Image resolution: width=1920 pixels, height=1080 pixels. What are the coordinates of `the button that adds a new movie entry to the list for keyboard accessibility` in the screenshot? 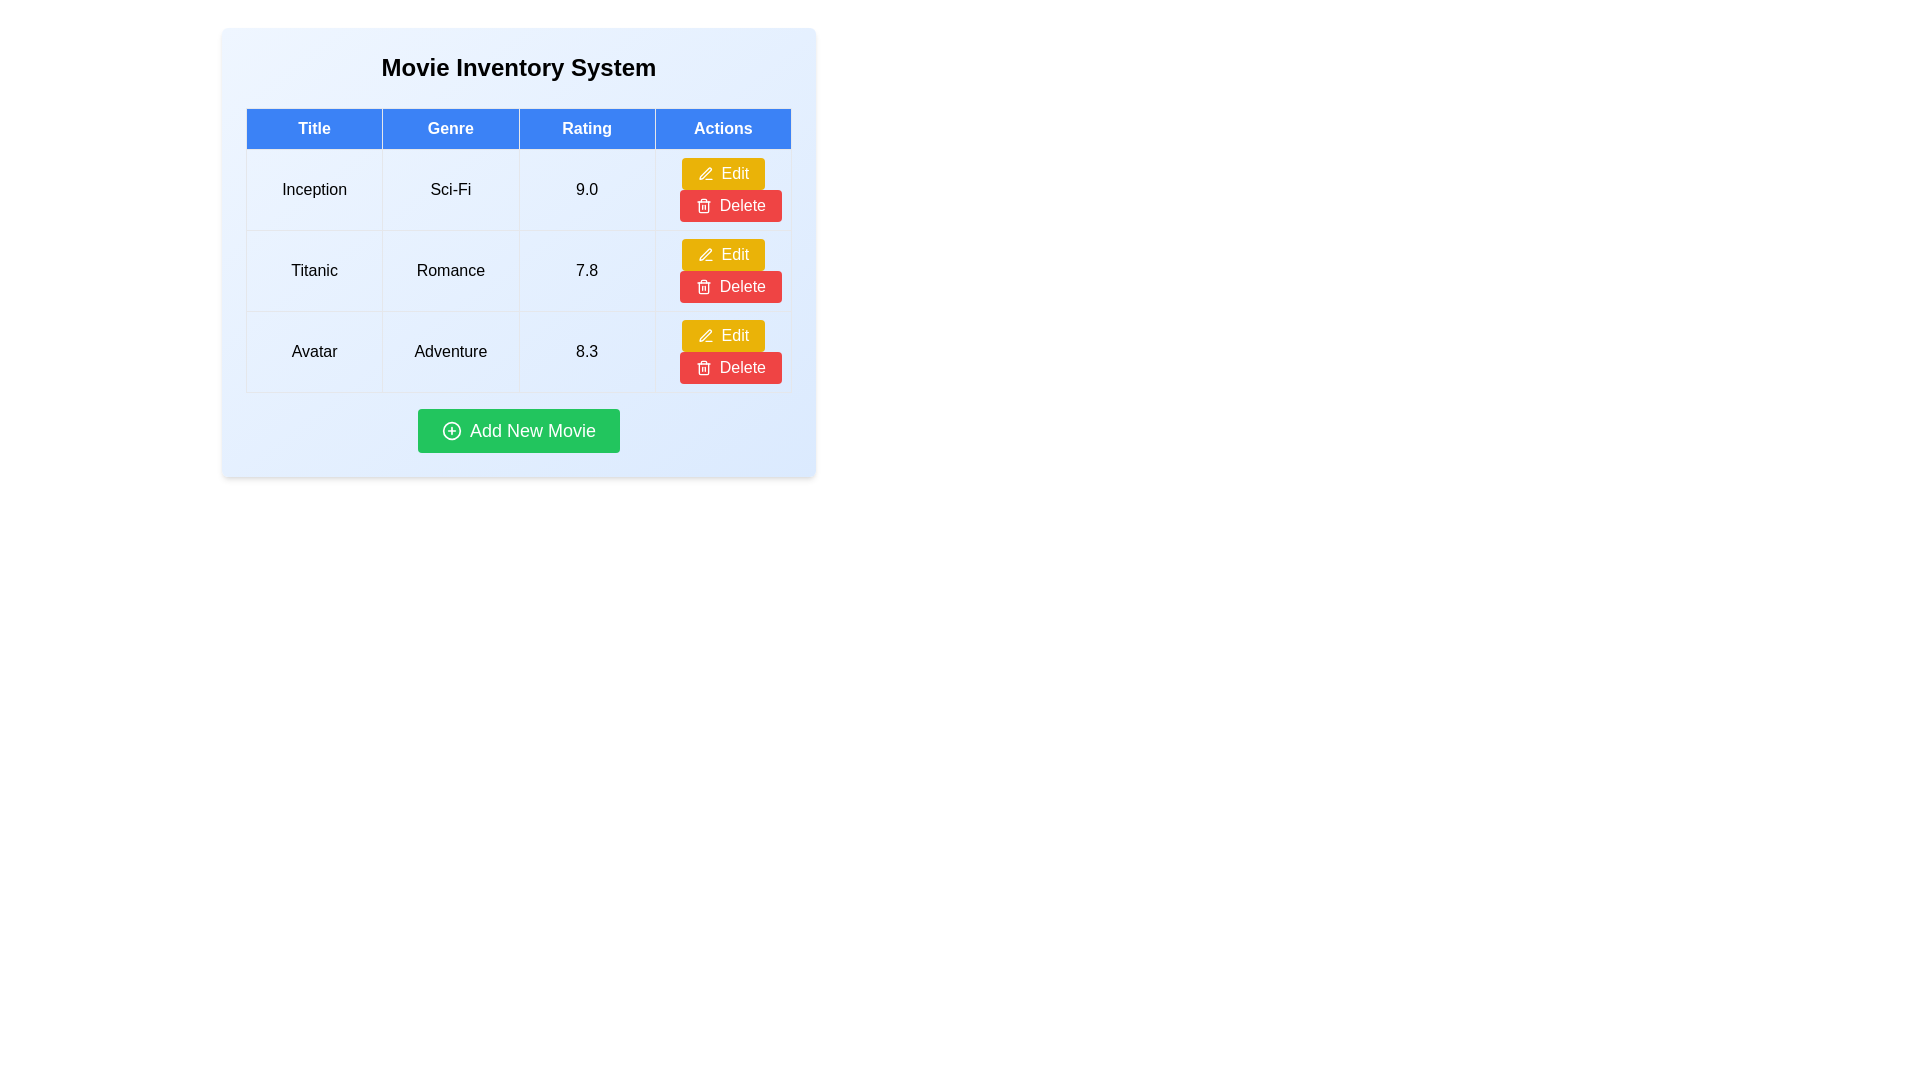 It's located at (518, 430).